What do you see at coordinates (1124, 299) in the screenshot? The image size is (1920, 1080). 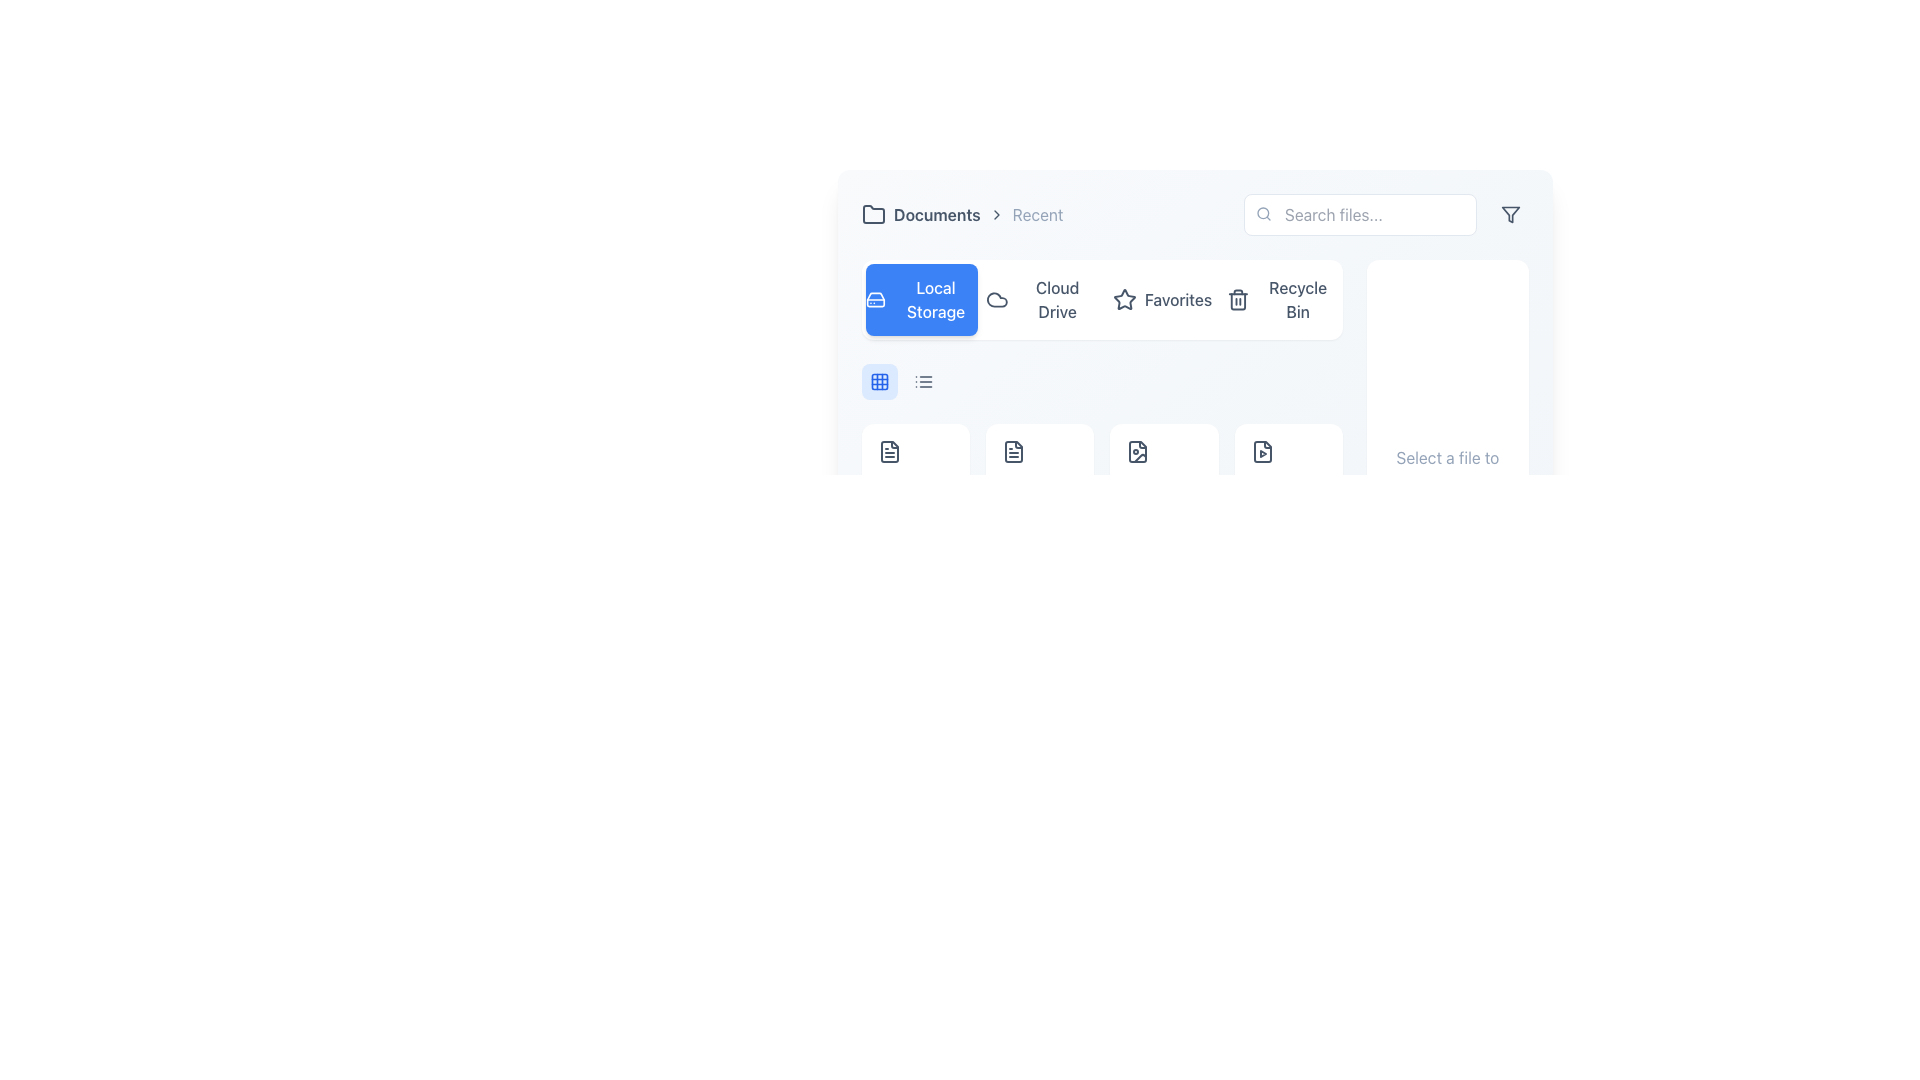 I see `the star icon labeled 'Favorites', which is the third icon` at bounding box center [1124, 299].